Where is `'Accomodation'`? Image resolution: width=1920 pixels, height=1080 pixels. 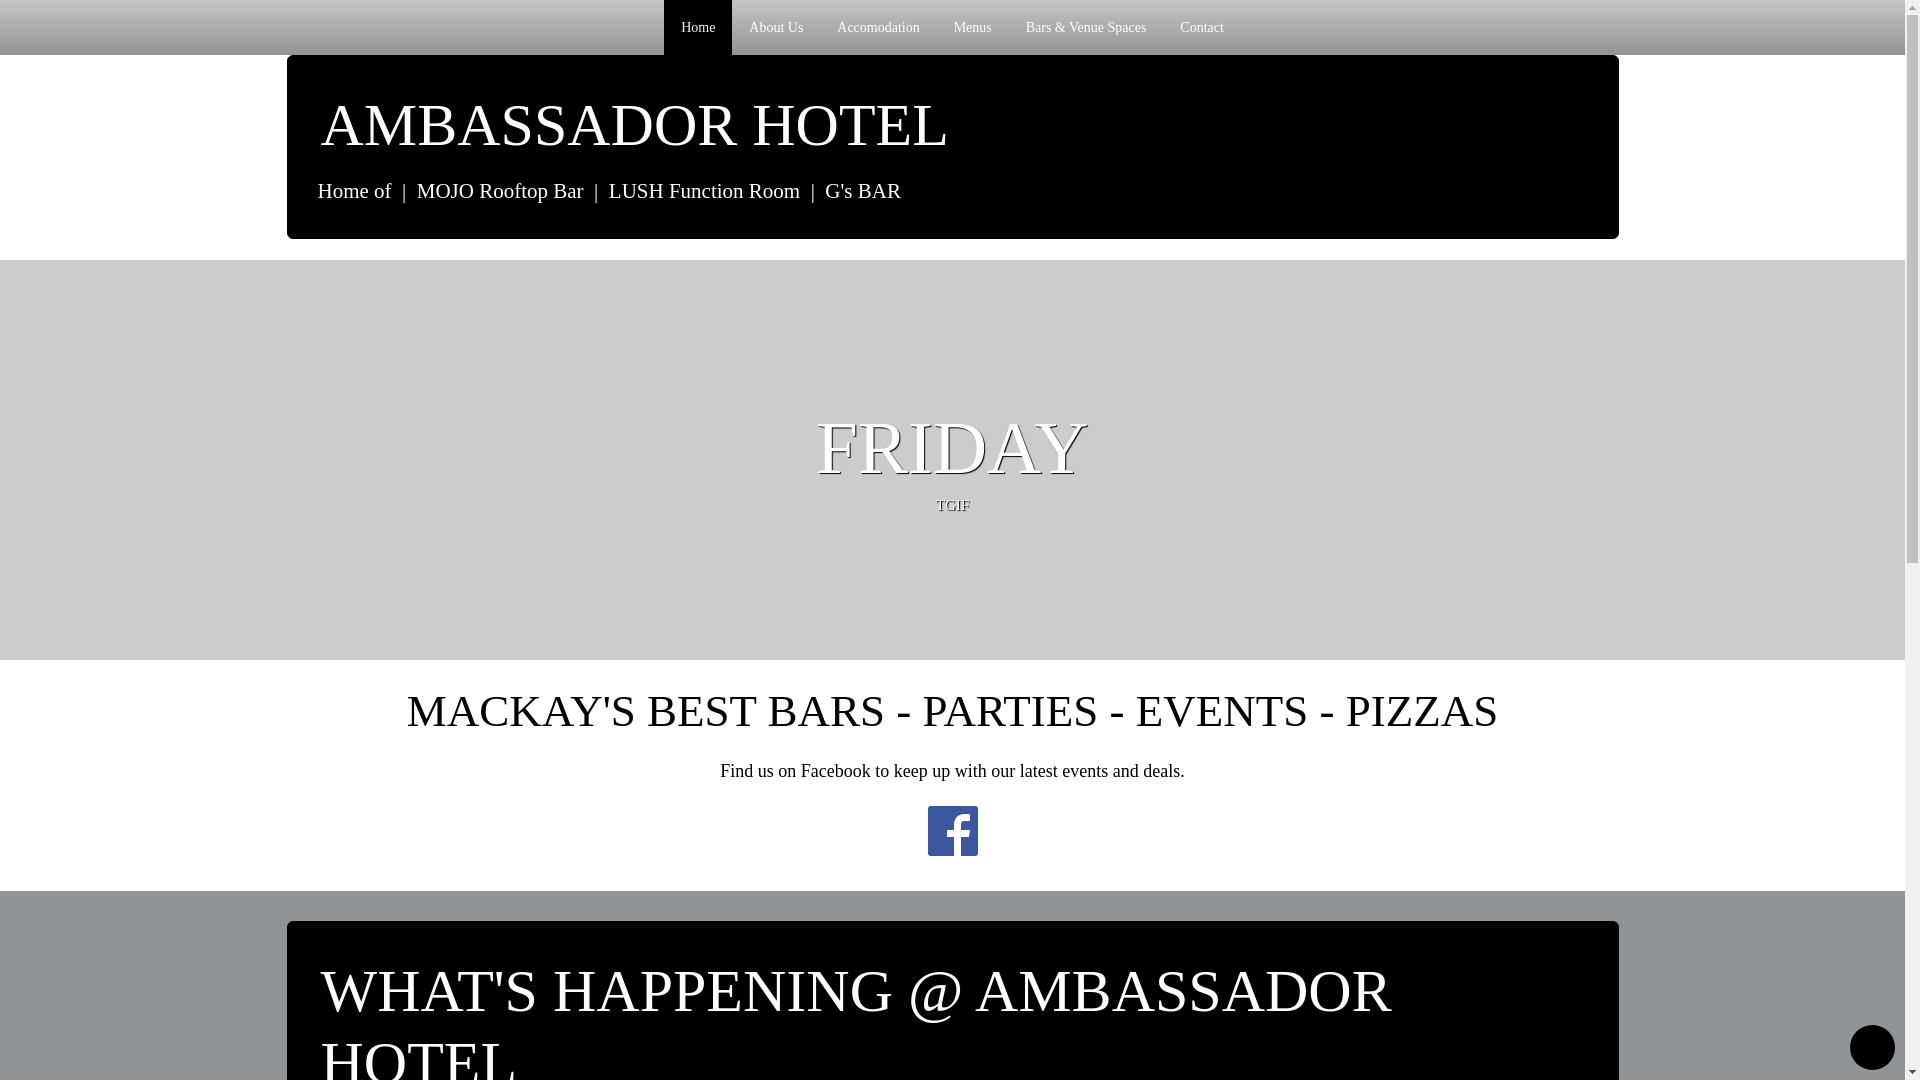 'Accomodation' is located at coordinates (878, 27).